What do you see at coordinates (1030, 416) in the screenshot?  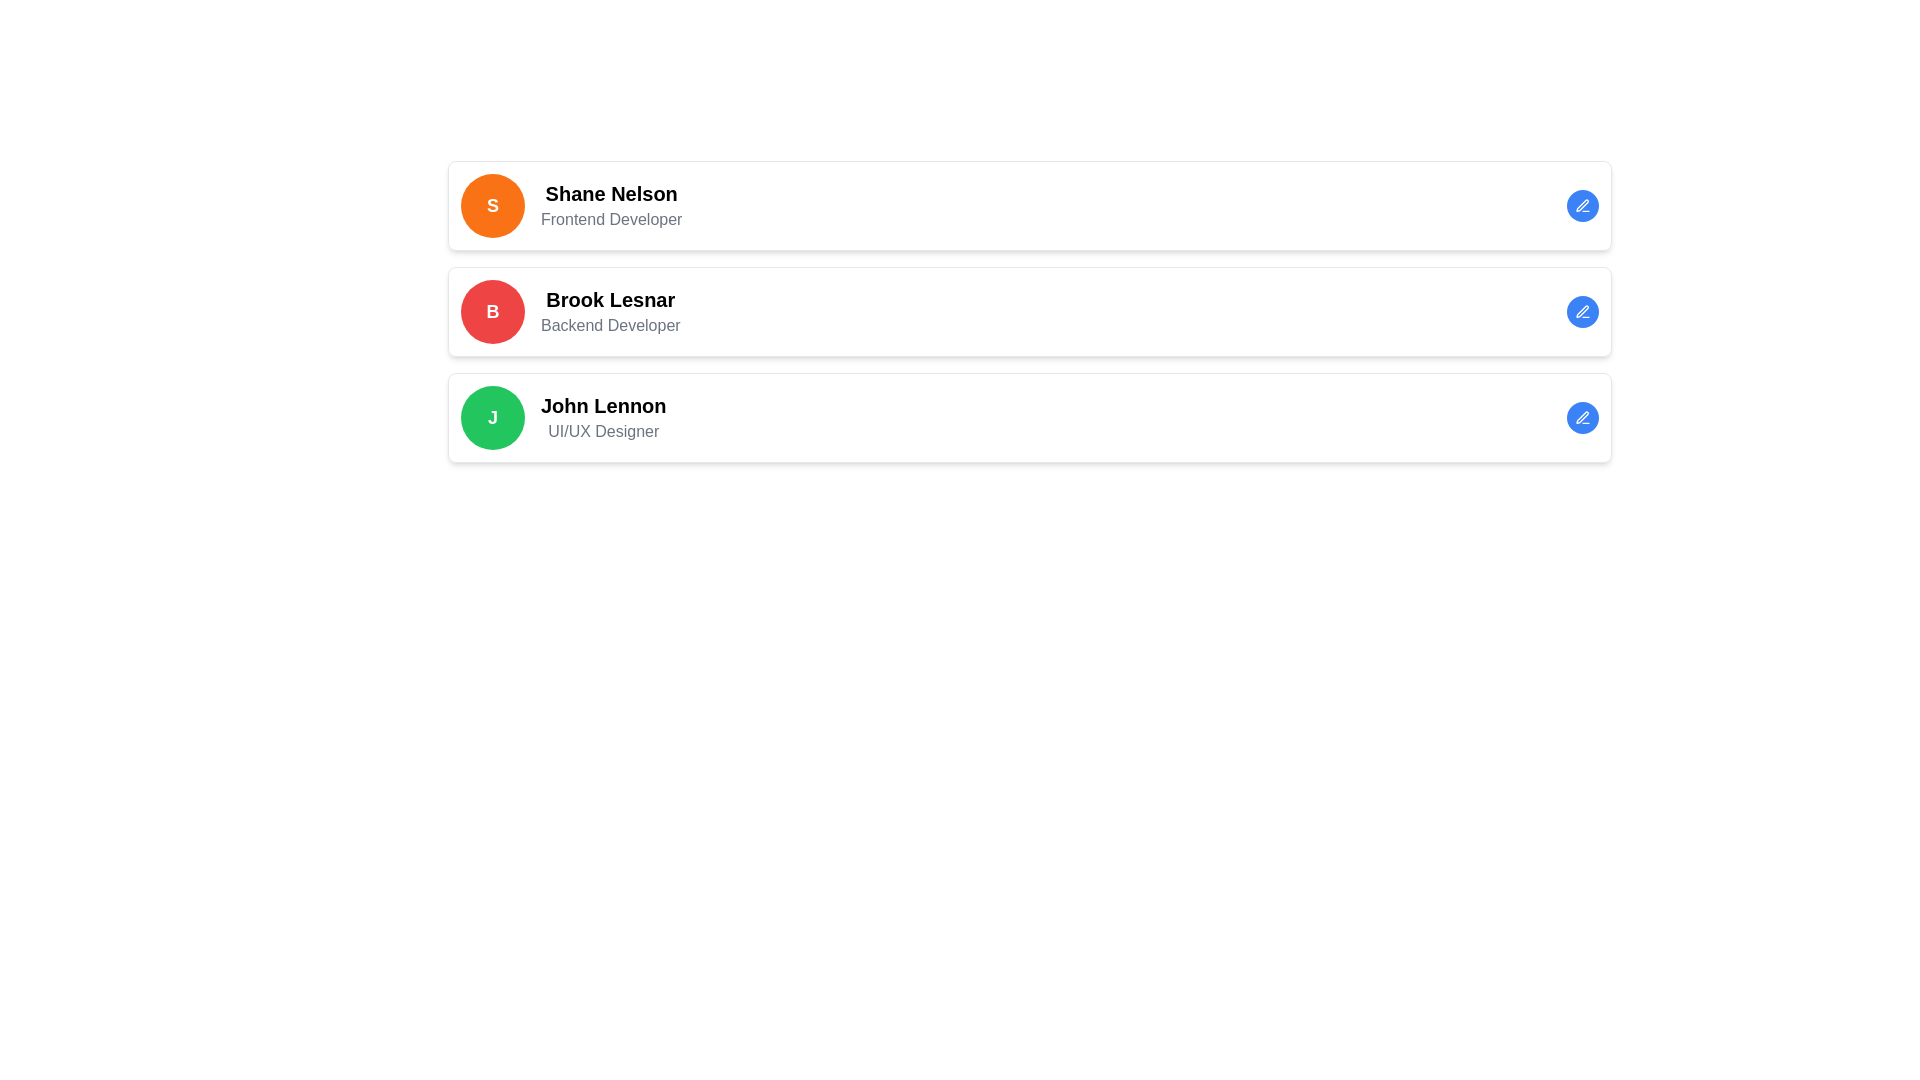 I see `the Profile card component for 'John Lennon', the third card in the vertical column` at bounding box center [1030, 416].